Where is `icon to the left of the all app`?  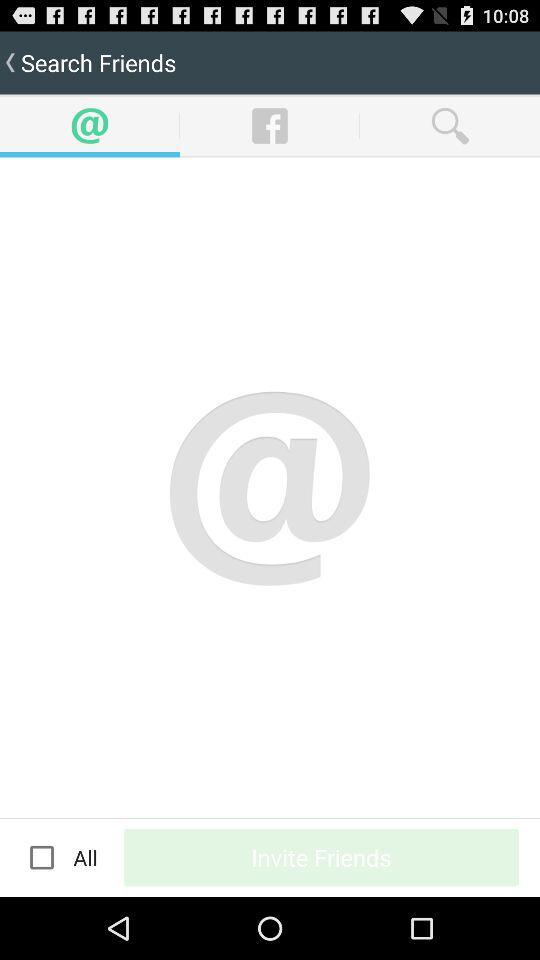
icon to the left of the all app is located at coordinates (42, 856).